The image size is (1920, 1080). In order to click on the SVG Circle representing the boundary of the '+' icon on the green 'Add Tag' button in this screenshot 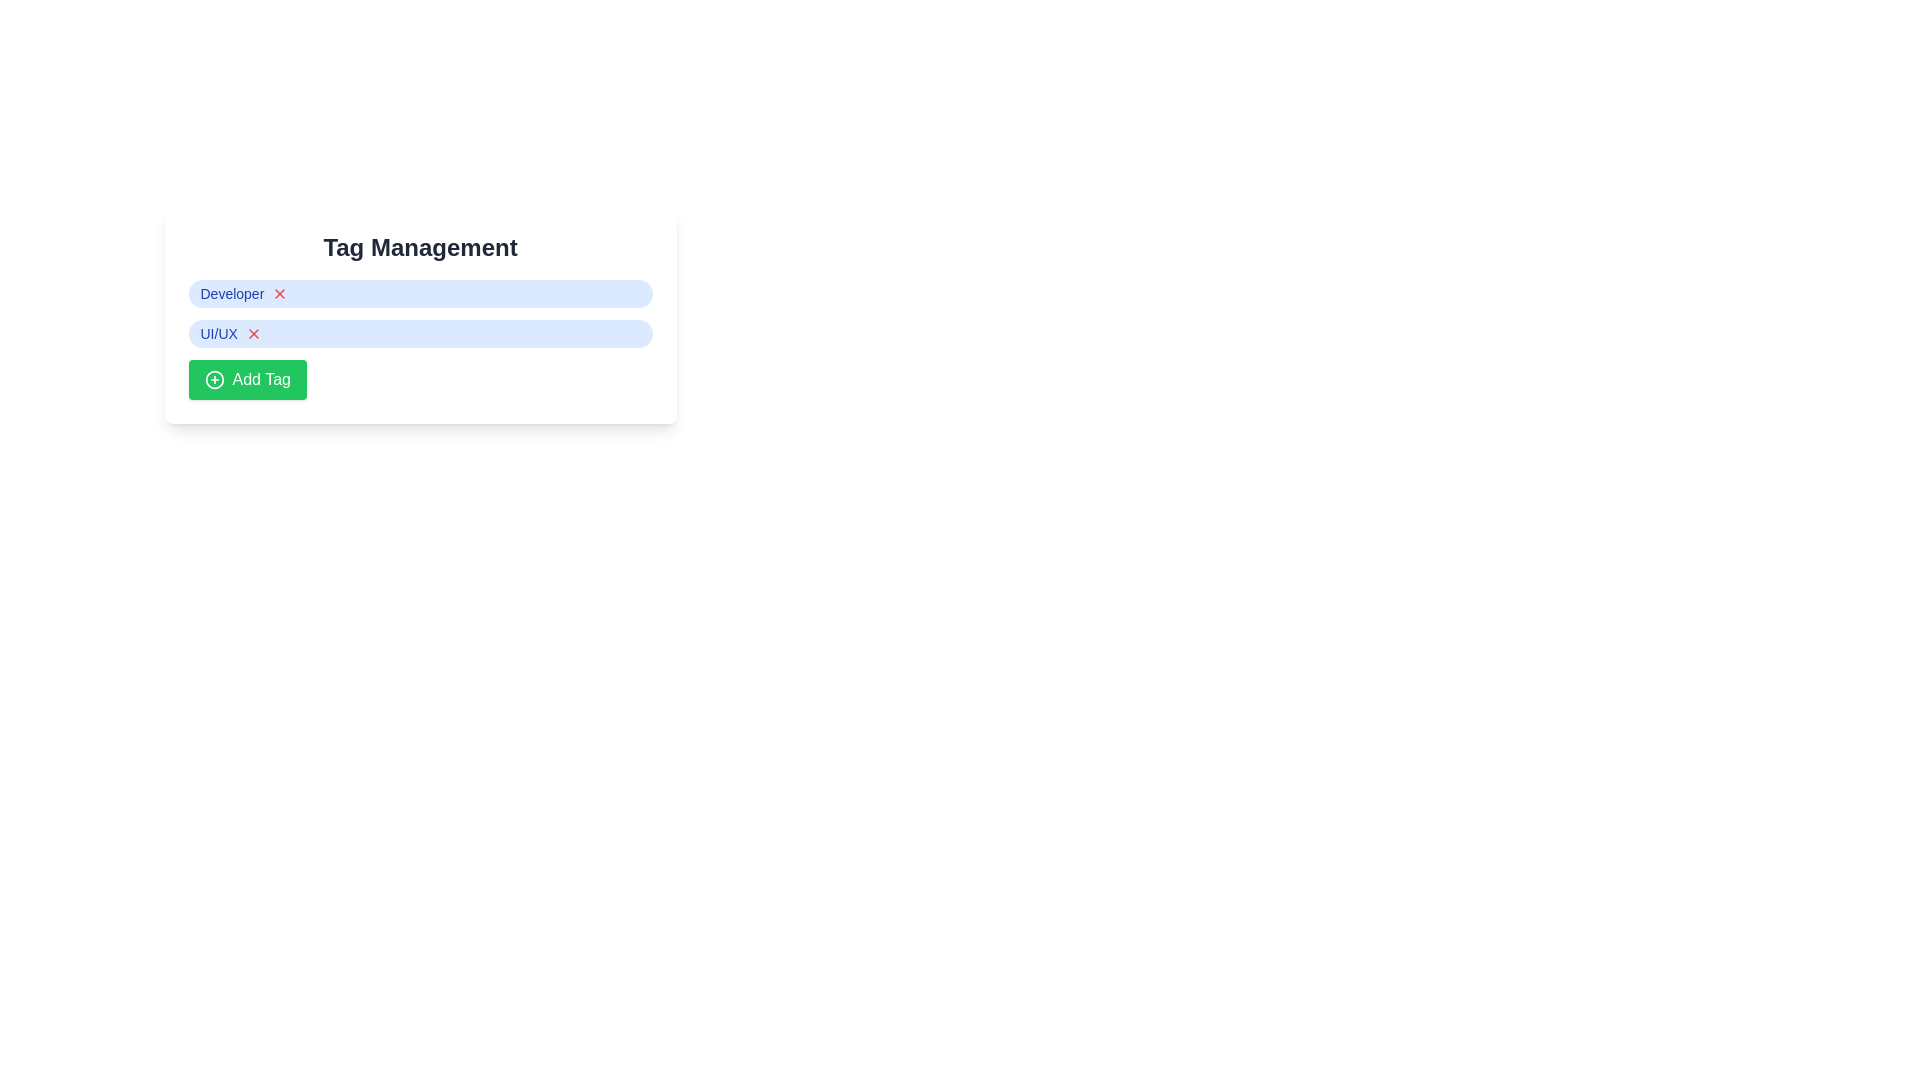, I will do `click(214, 380)`.